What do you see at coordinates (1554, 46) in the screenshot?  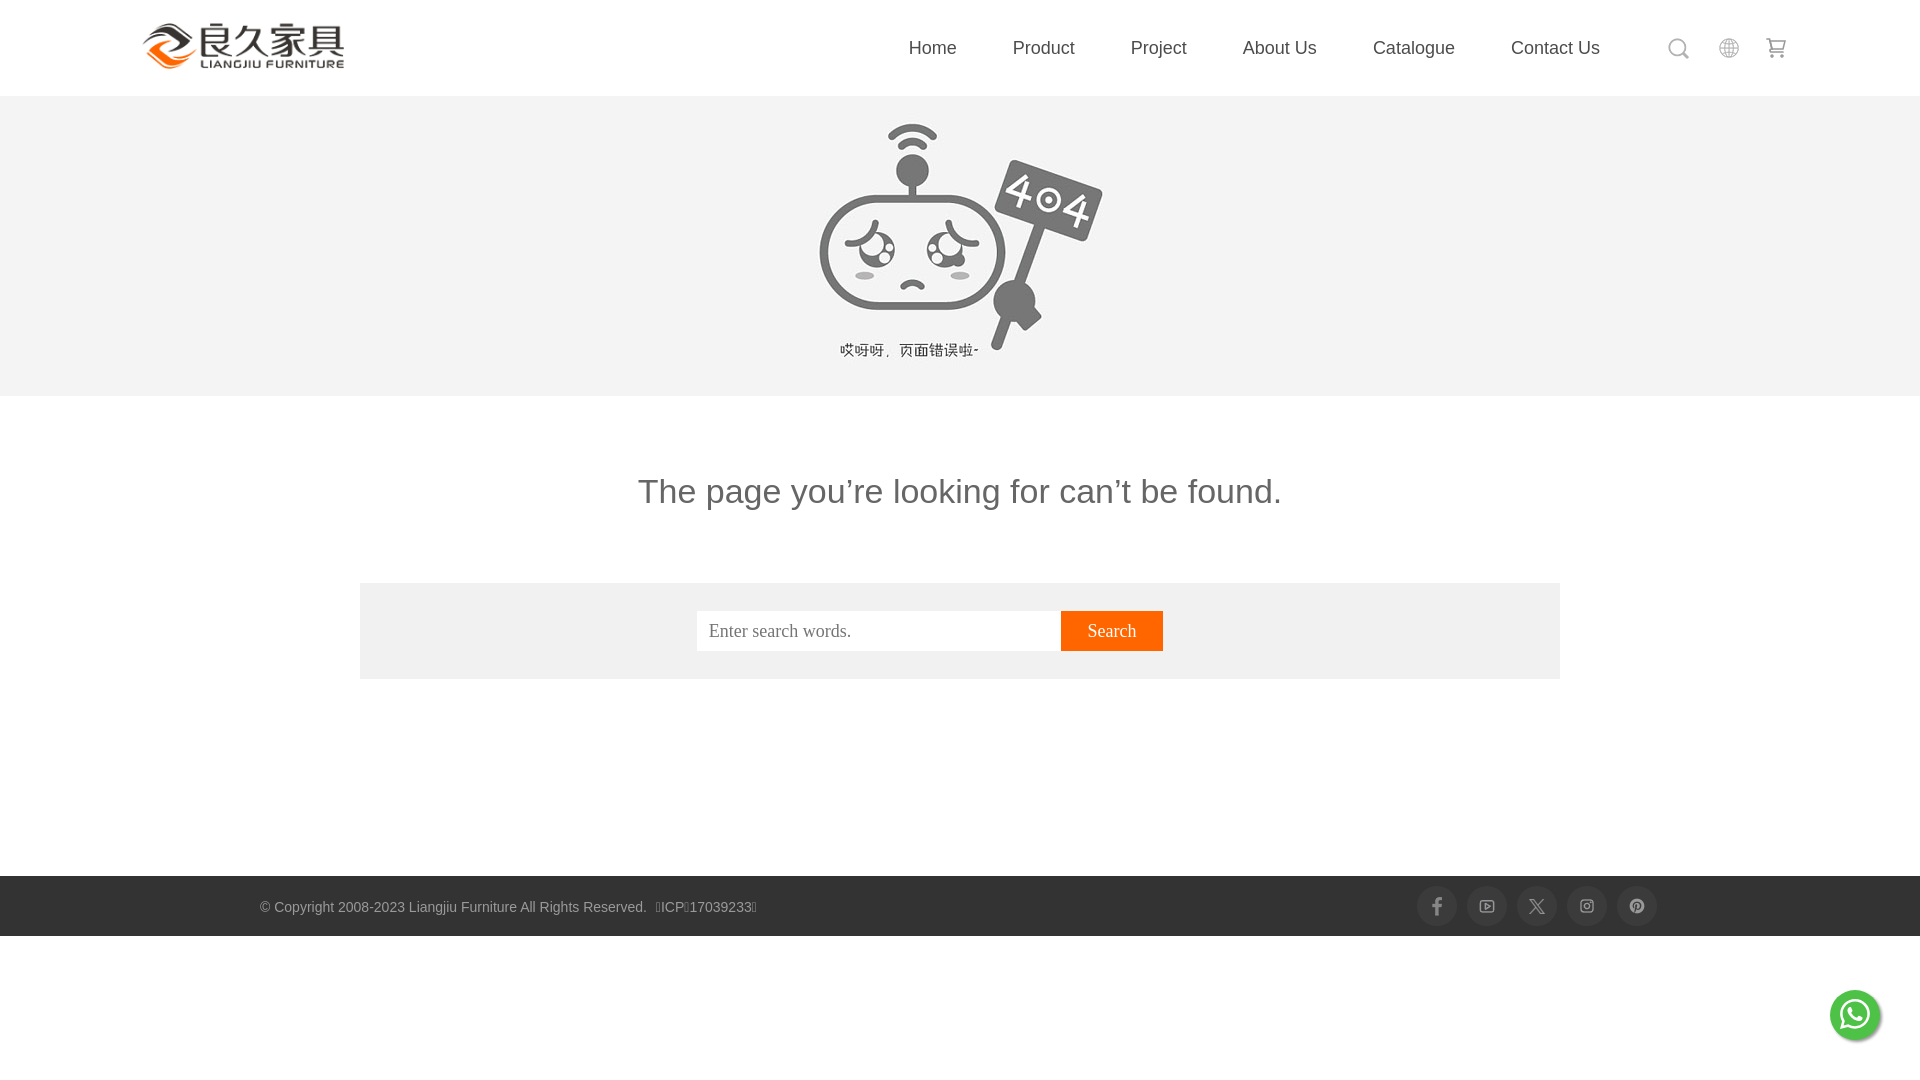 I see `'Contact Us'` at bounding box center [1554, 46].